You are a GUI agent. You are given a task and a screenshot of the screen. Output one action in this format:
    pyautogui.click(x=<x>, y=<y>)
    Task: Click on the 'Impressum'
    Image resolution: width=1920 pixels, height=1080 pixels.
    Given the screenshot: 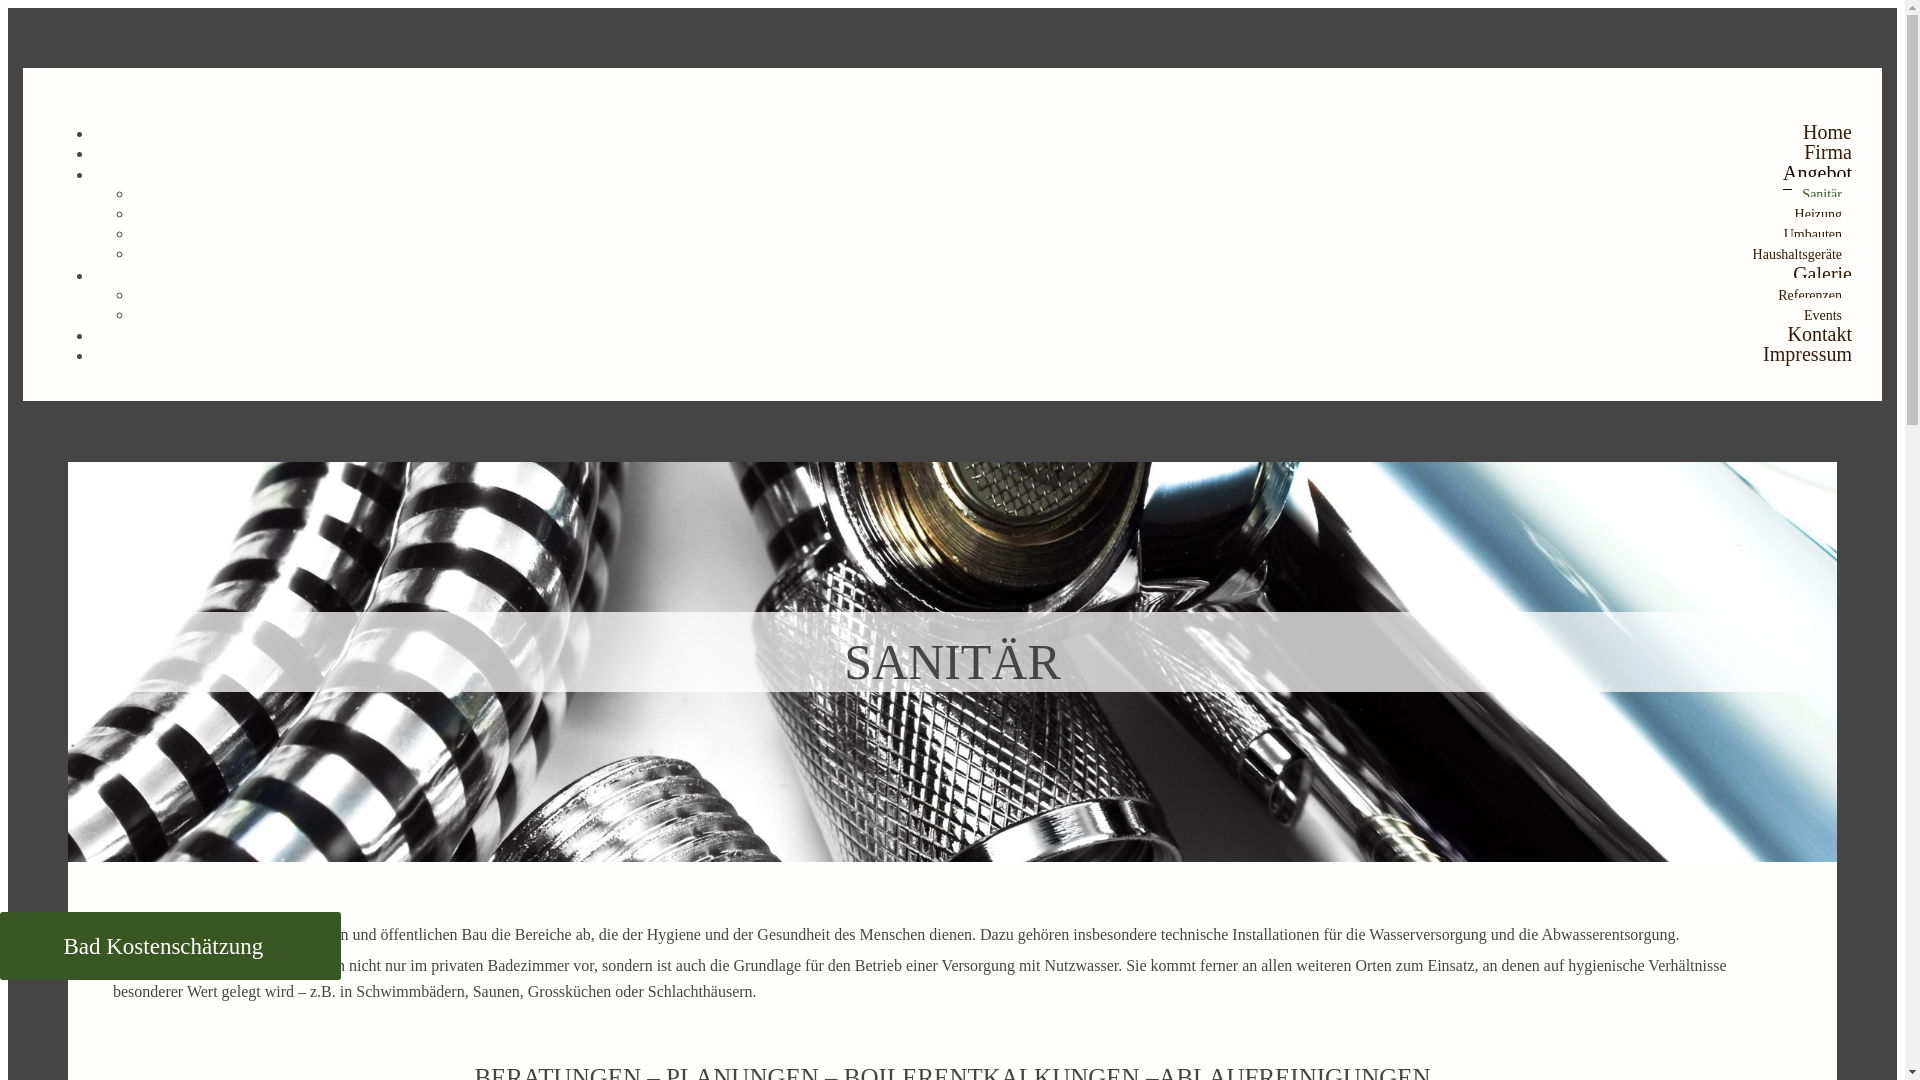 What is the action you would take?
    pyautogui.click(x=1762, y=353)
    